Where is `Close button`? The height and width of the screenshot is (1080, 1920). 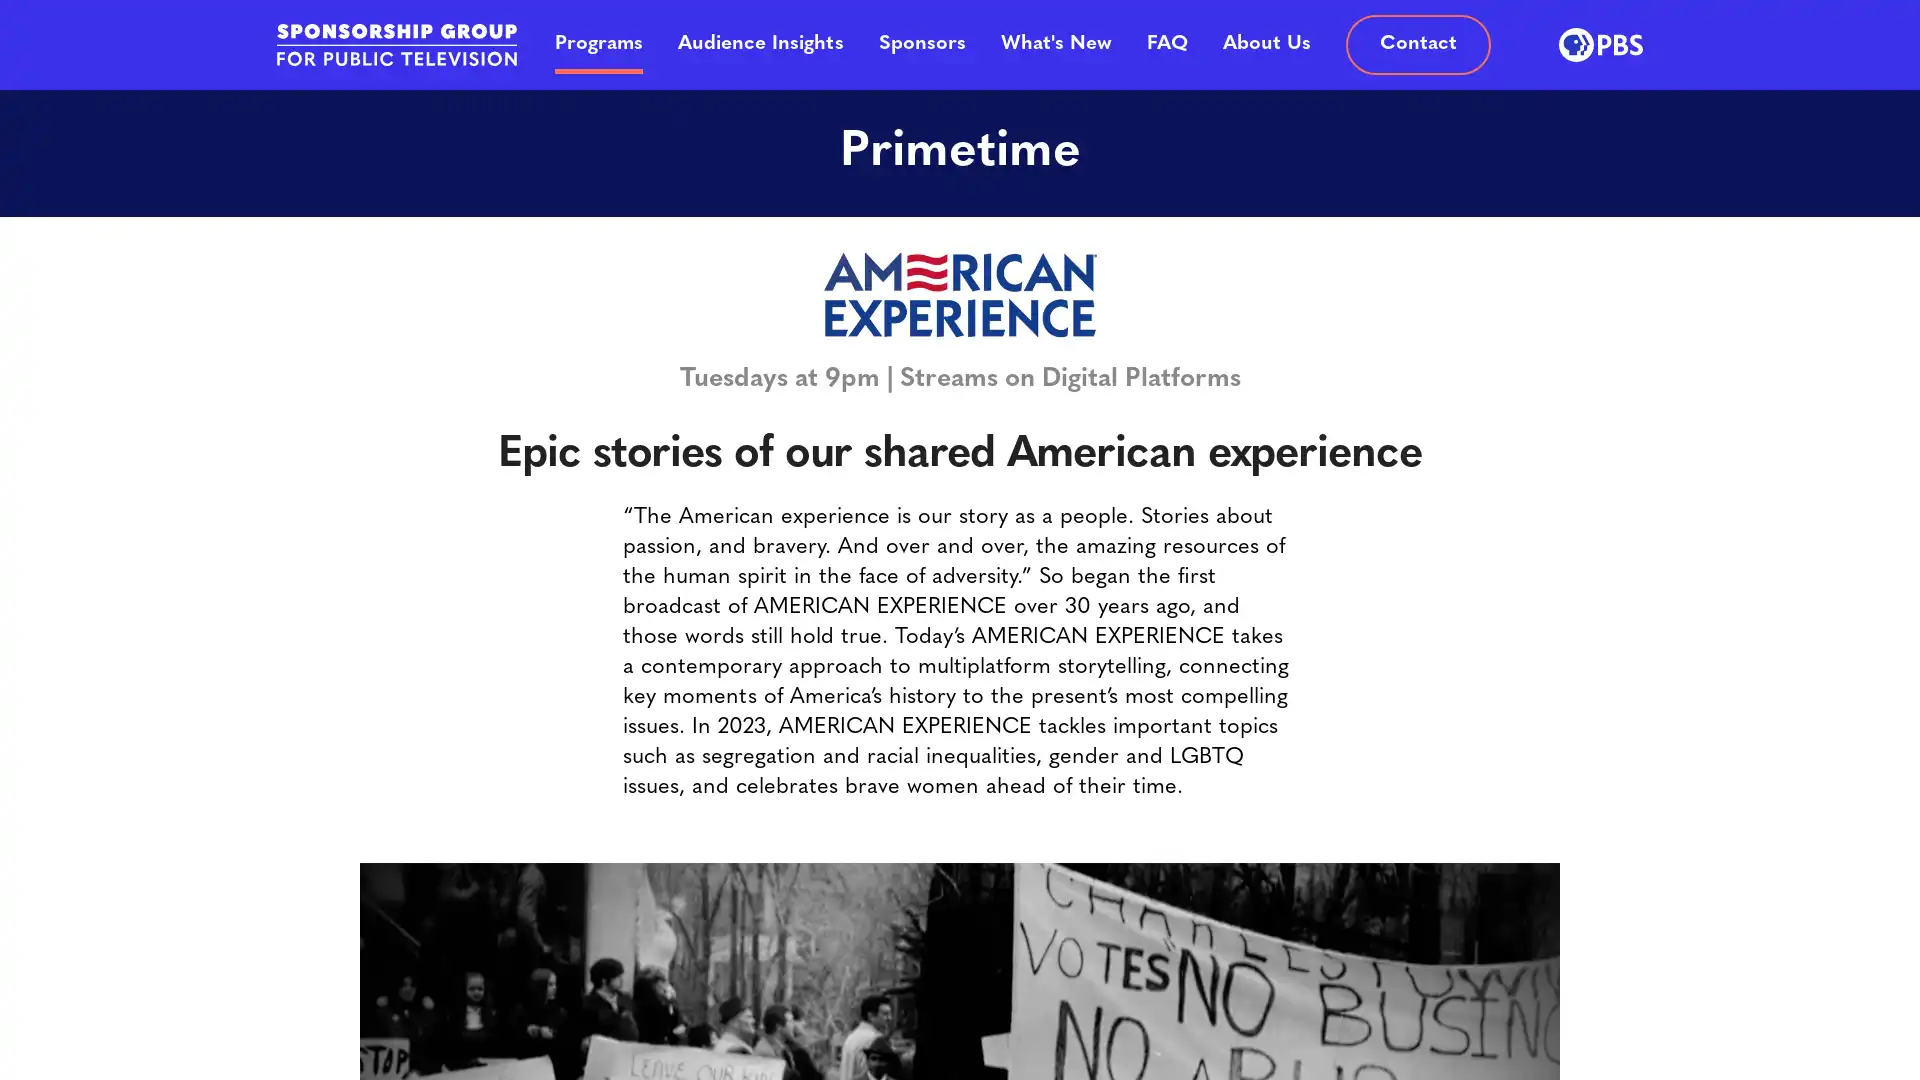 Close button is located at coordinates (1272, 203).